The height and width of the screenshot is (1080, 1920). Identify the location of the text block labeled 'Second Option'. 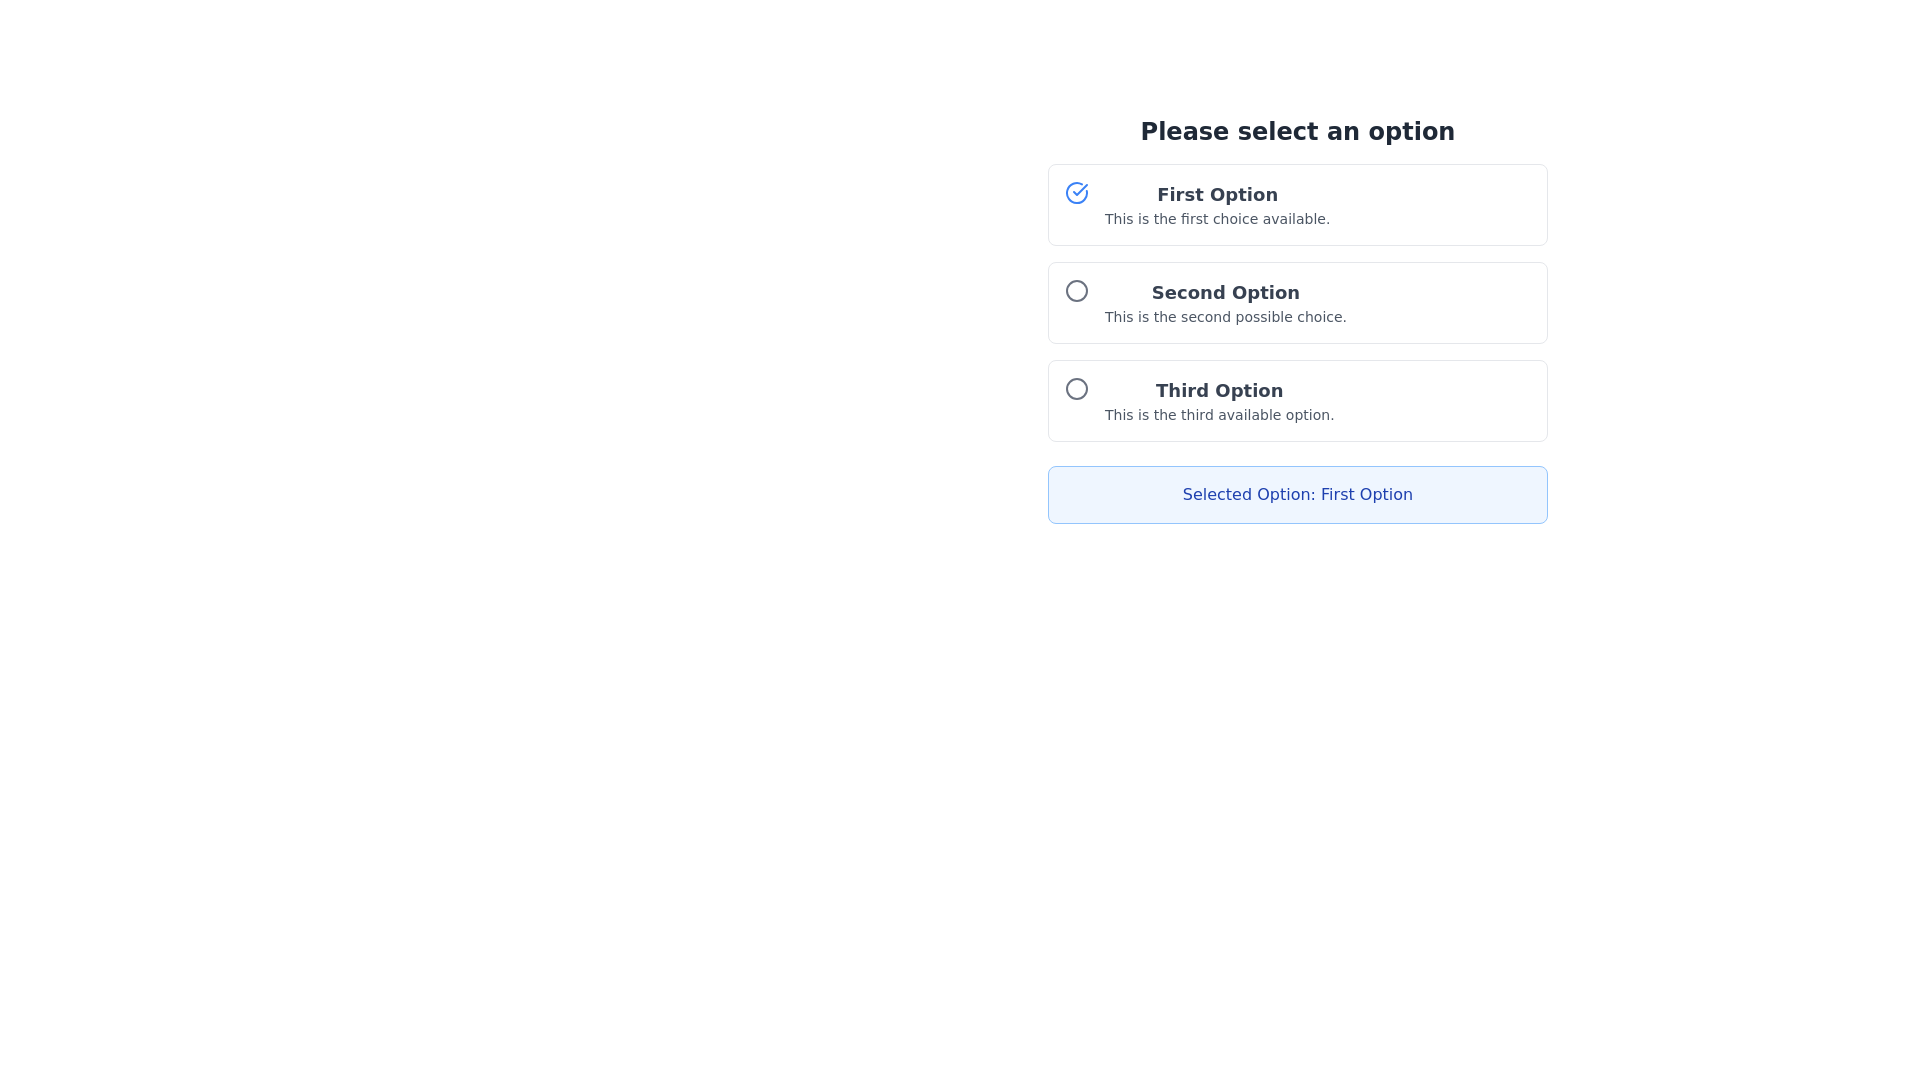
(1225, 303).